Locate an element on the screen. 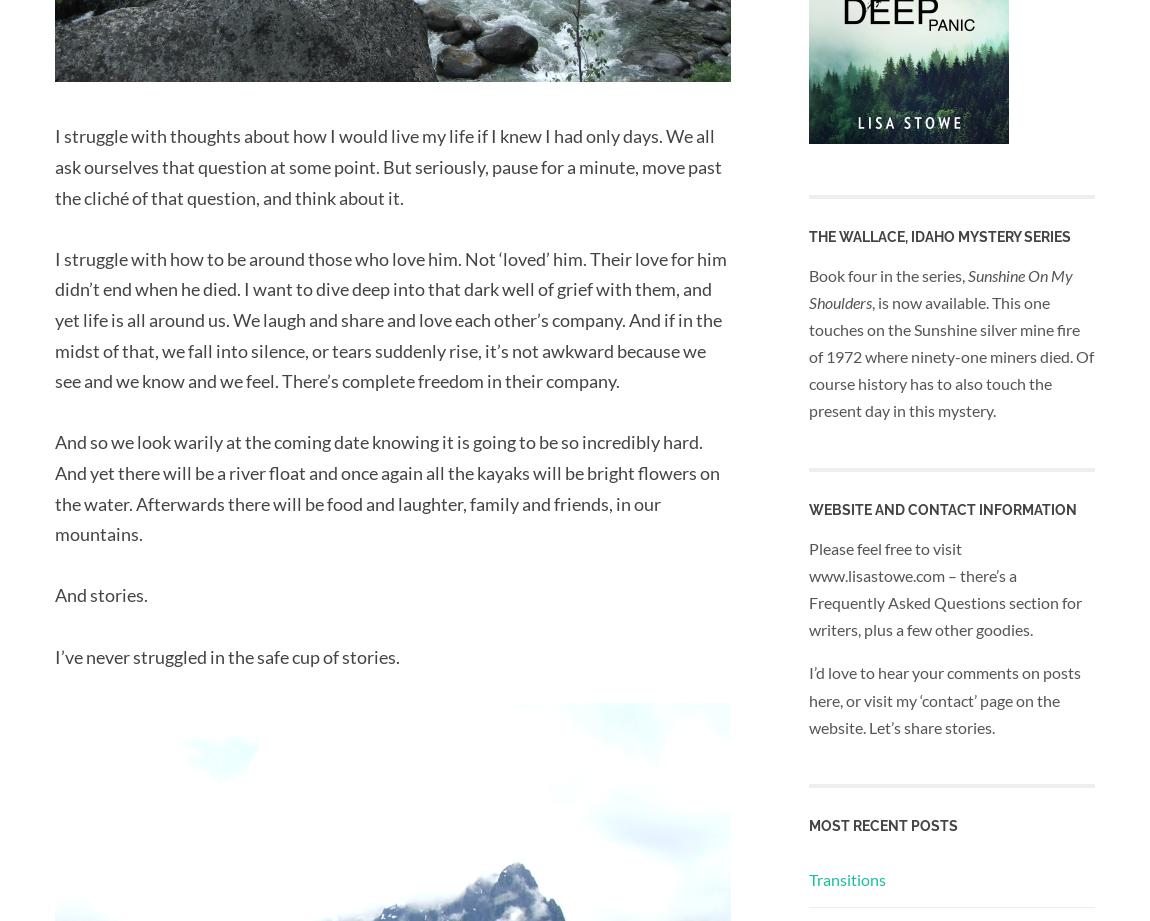  'And stories.' is located at coordinates (100, 593).